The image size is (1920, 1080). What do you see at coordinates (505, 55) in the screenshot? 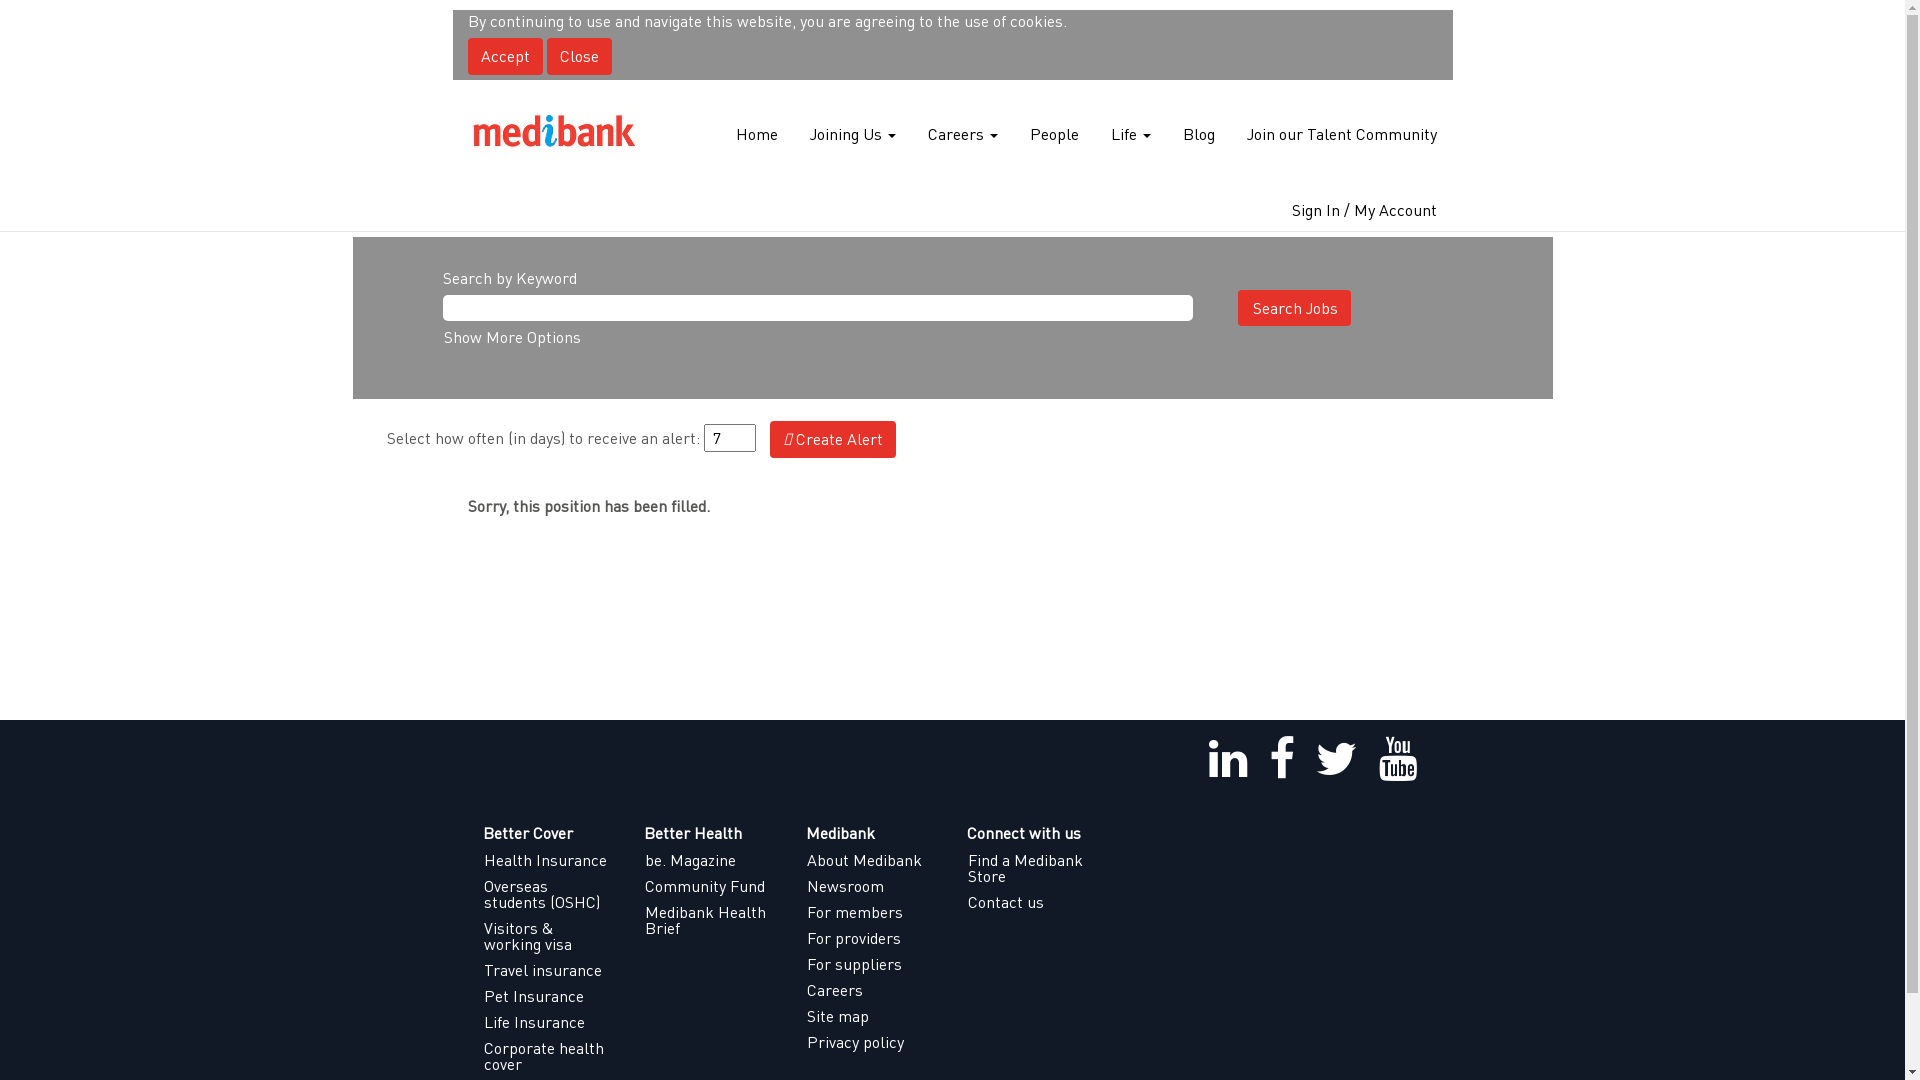
I see `'Accept'` at bounding box center [505, 55].